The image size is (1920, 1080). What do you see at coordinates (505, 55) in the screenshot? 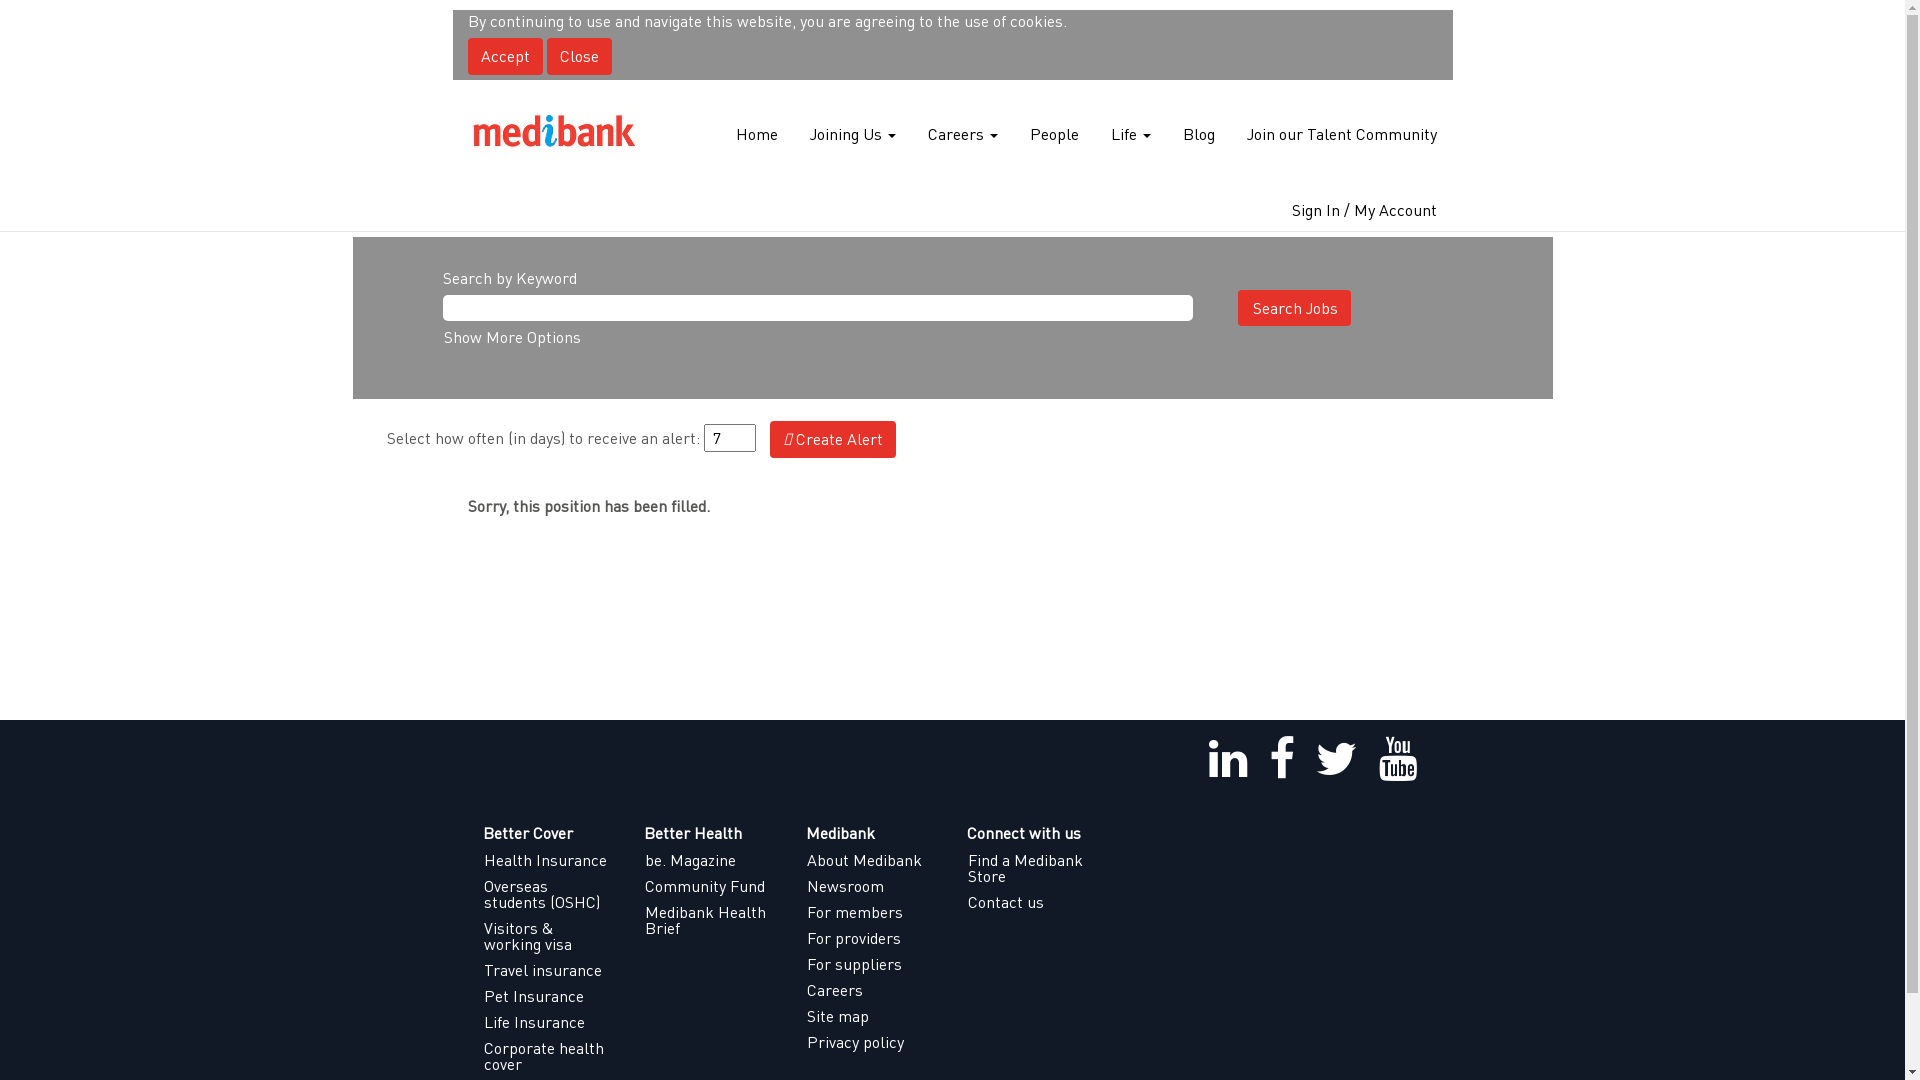
I see `'Accept'` at bounding box center [505, 55].